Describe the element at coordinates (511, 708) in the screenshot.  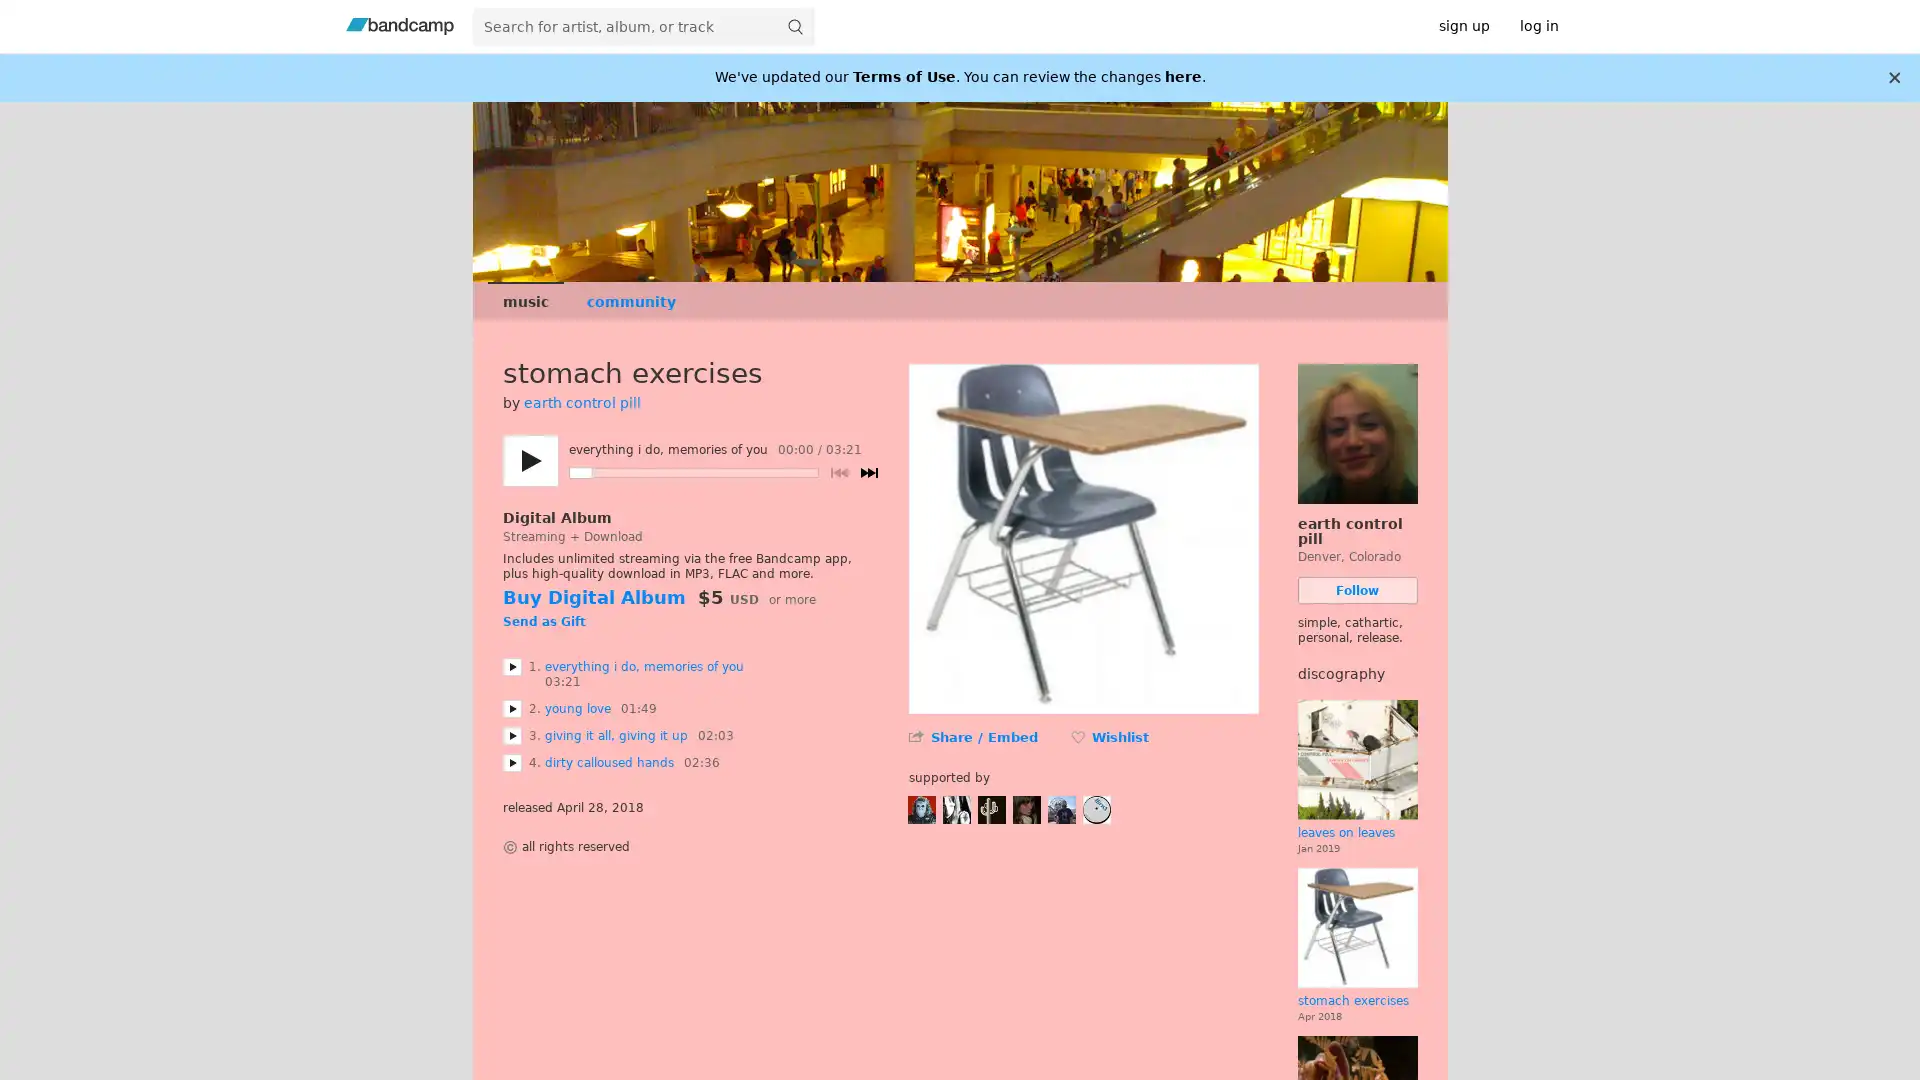
I see `Play young love` at that location.